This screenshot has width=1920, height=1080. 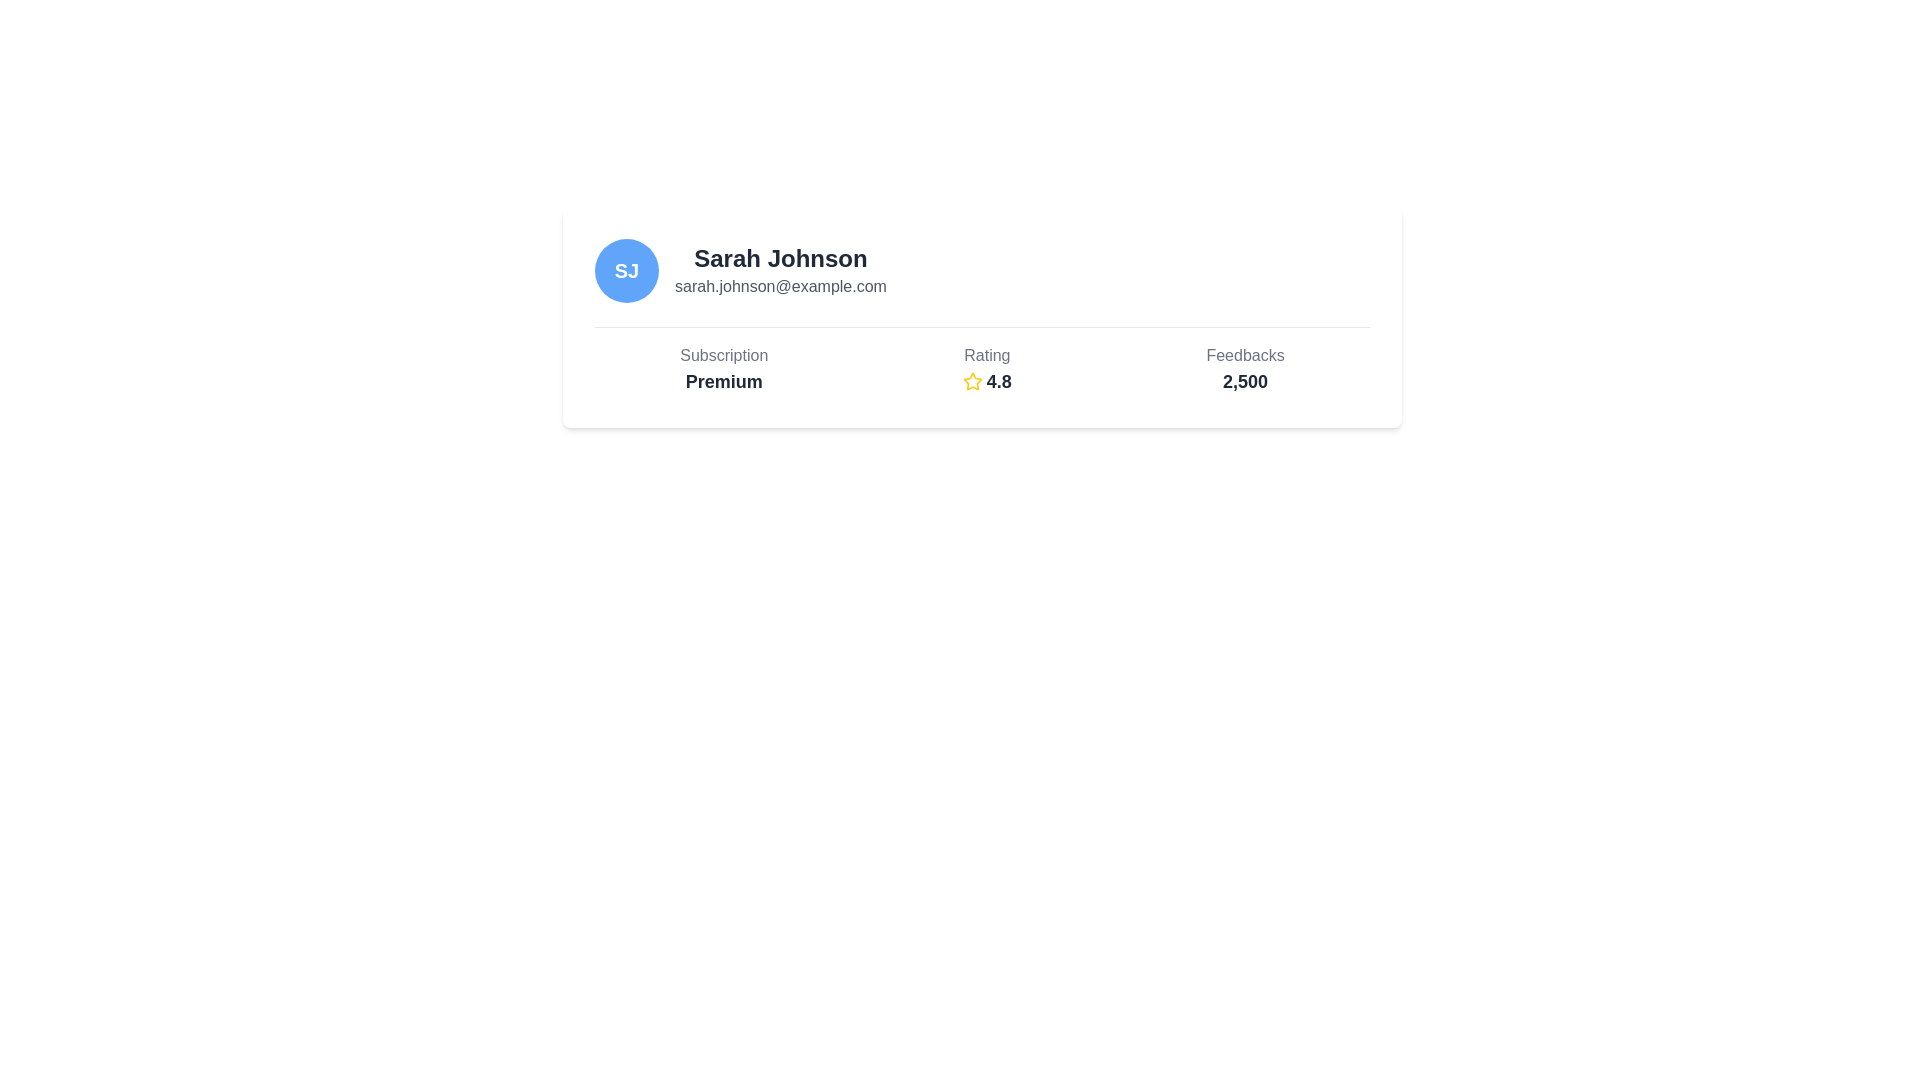 What do you see at coordinates (779, 270) in the screenshot?
I see `the text display element that shows the user's name and email address, specifically for 'Sarah Johnson', which is located in the upper center of the visible area, slightly to the right of the circular avatar with initials 'SJ'` at bounding box center [779, 270].